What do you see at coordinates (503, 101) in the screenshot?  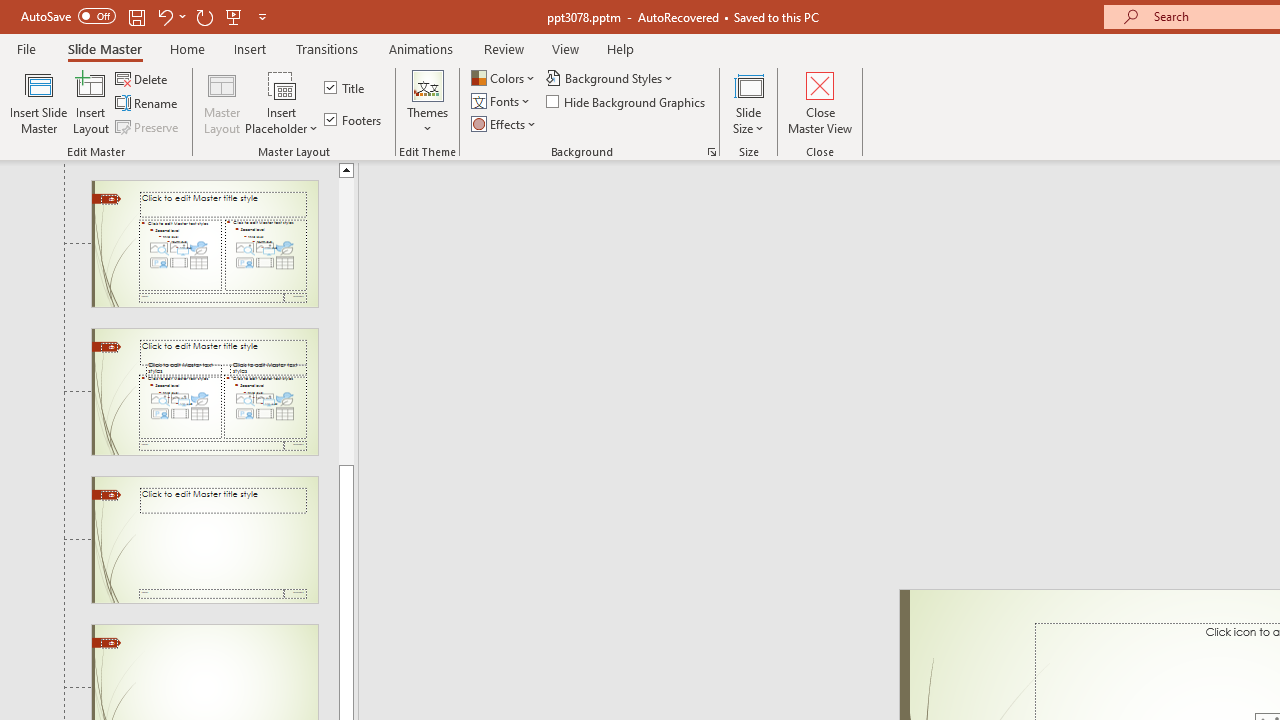 I see `'Fonts'` at bounding box center [503, 101].